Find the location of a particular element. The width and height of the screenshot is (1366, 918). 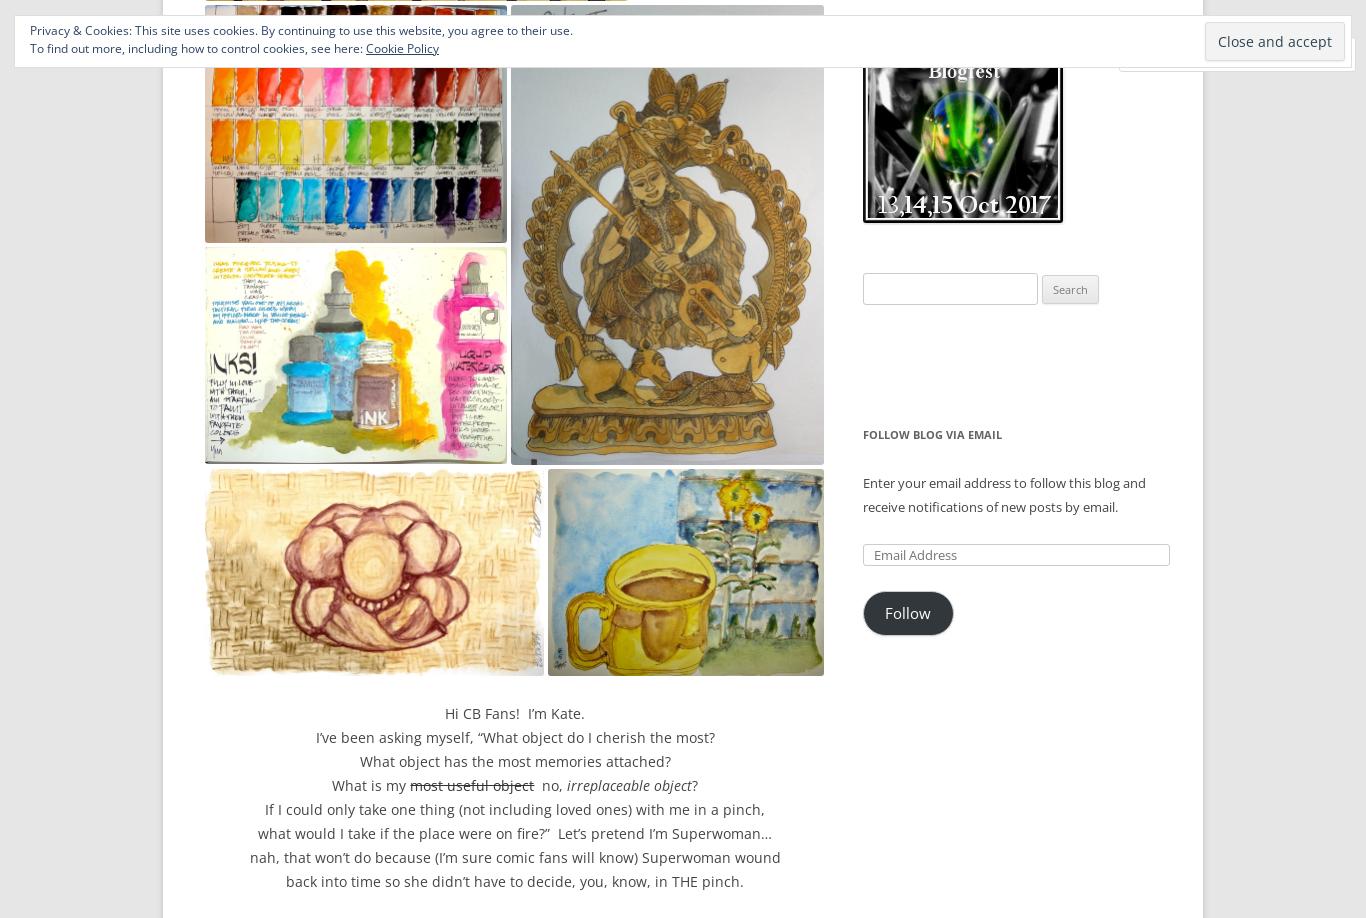

'Privacy & Cookies: This site uses cookies. By continuing to use this website, you agree to their use.' is located at coordinates (301, 30).